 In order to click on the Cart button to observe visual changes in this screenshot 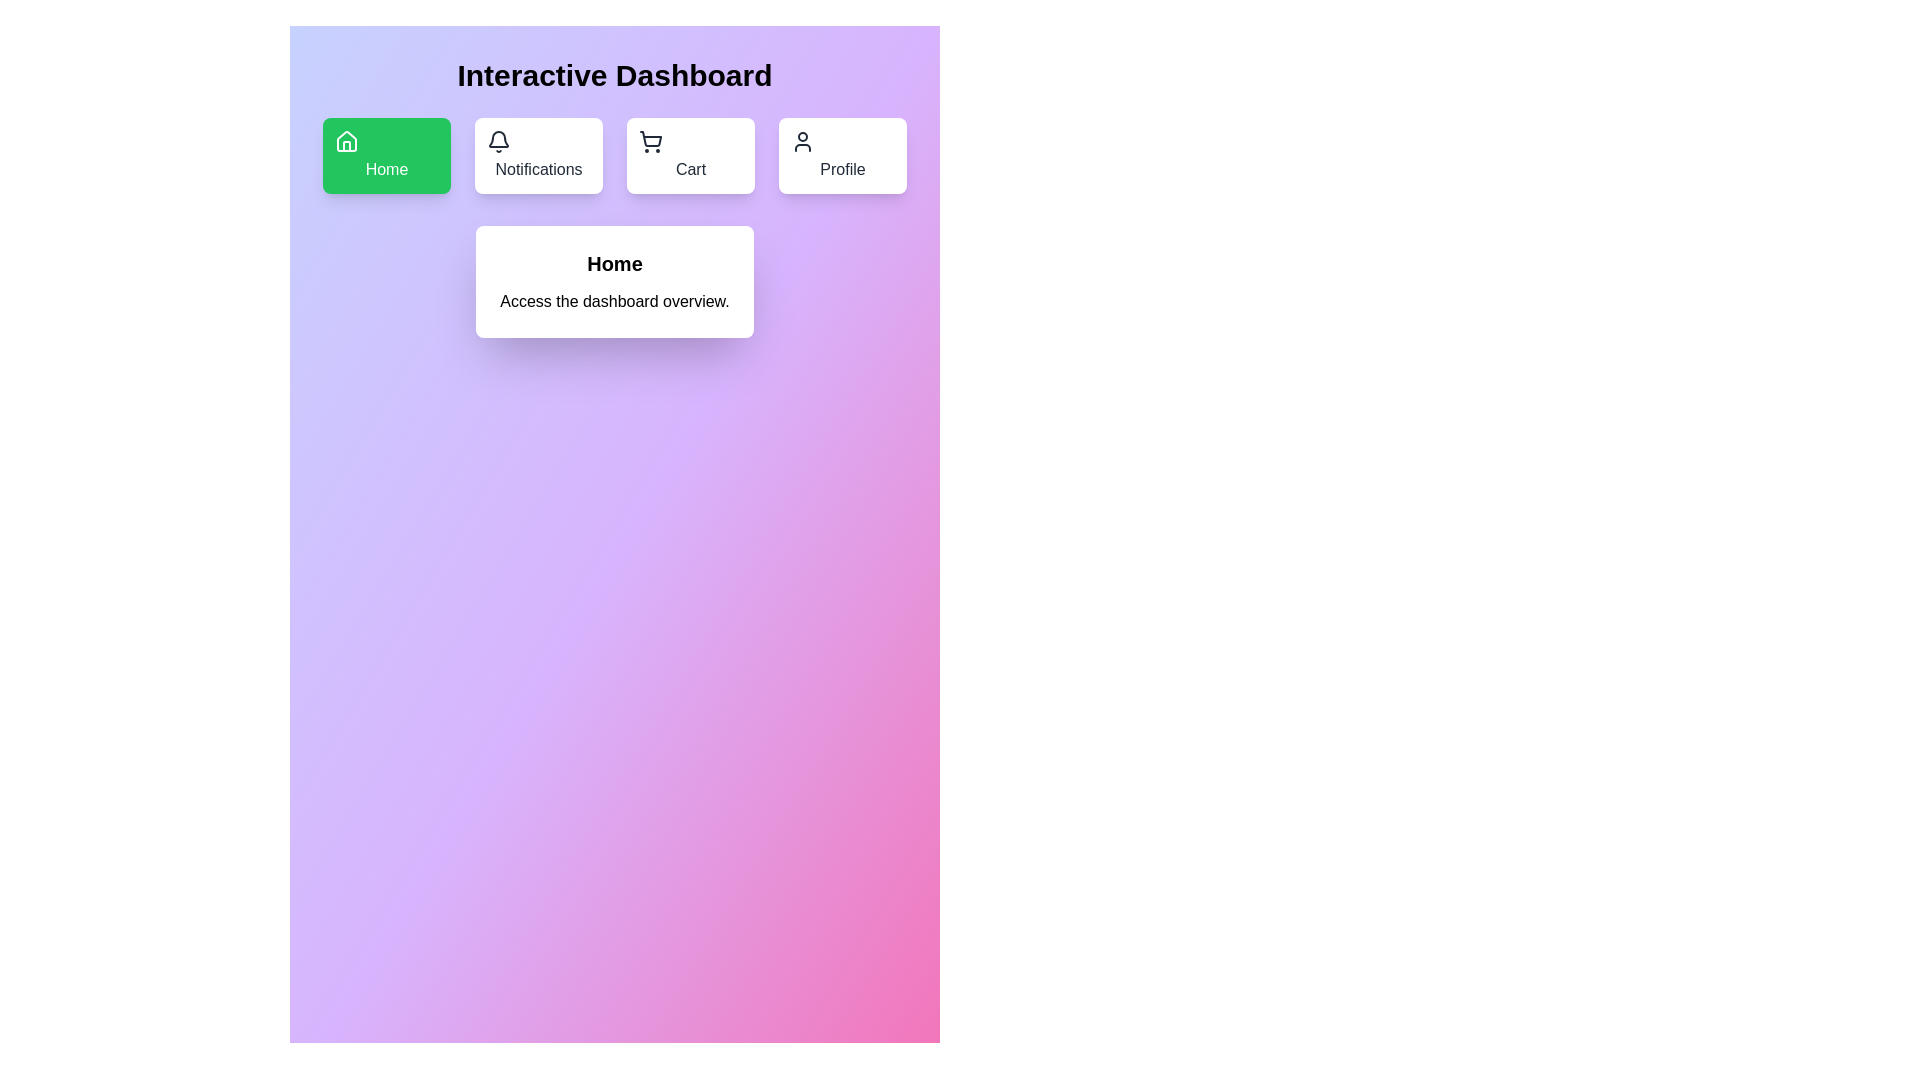, I will do `click(691, 154)`.